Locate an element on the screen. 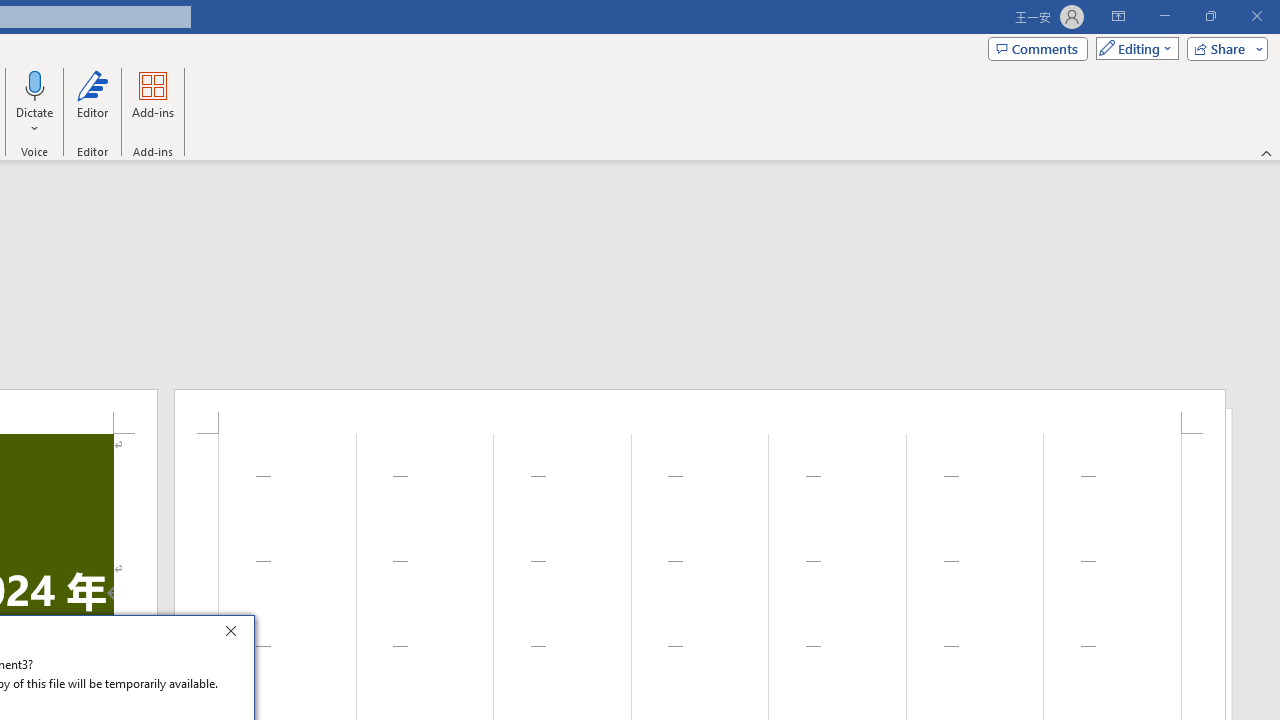  'Ribbon Display Options' is located at coordinates (1117, 16).